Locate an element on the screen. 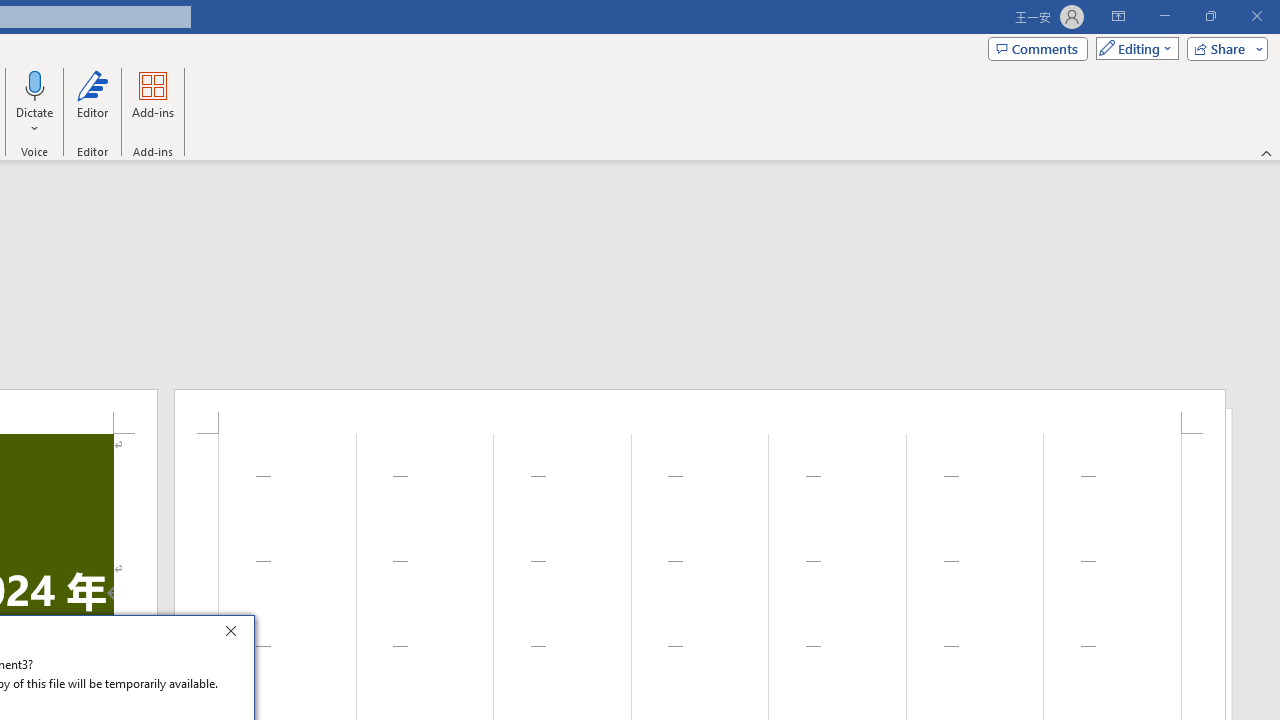  'Ribbon Display Options' is located at coordinates (1117, 16).